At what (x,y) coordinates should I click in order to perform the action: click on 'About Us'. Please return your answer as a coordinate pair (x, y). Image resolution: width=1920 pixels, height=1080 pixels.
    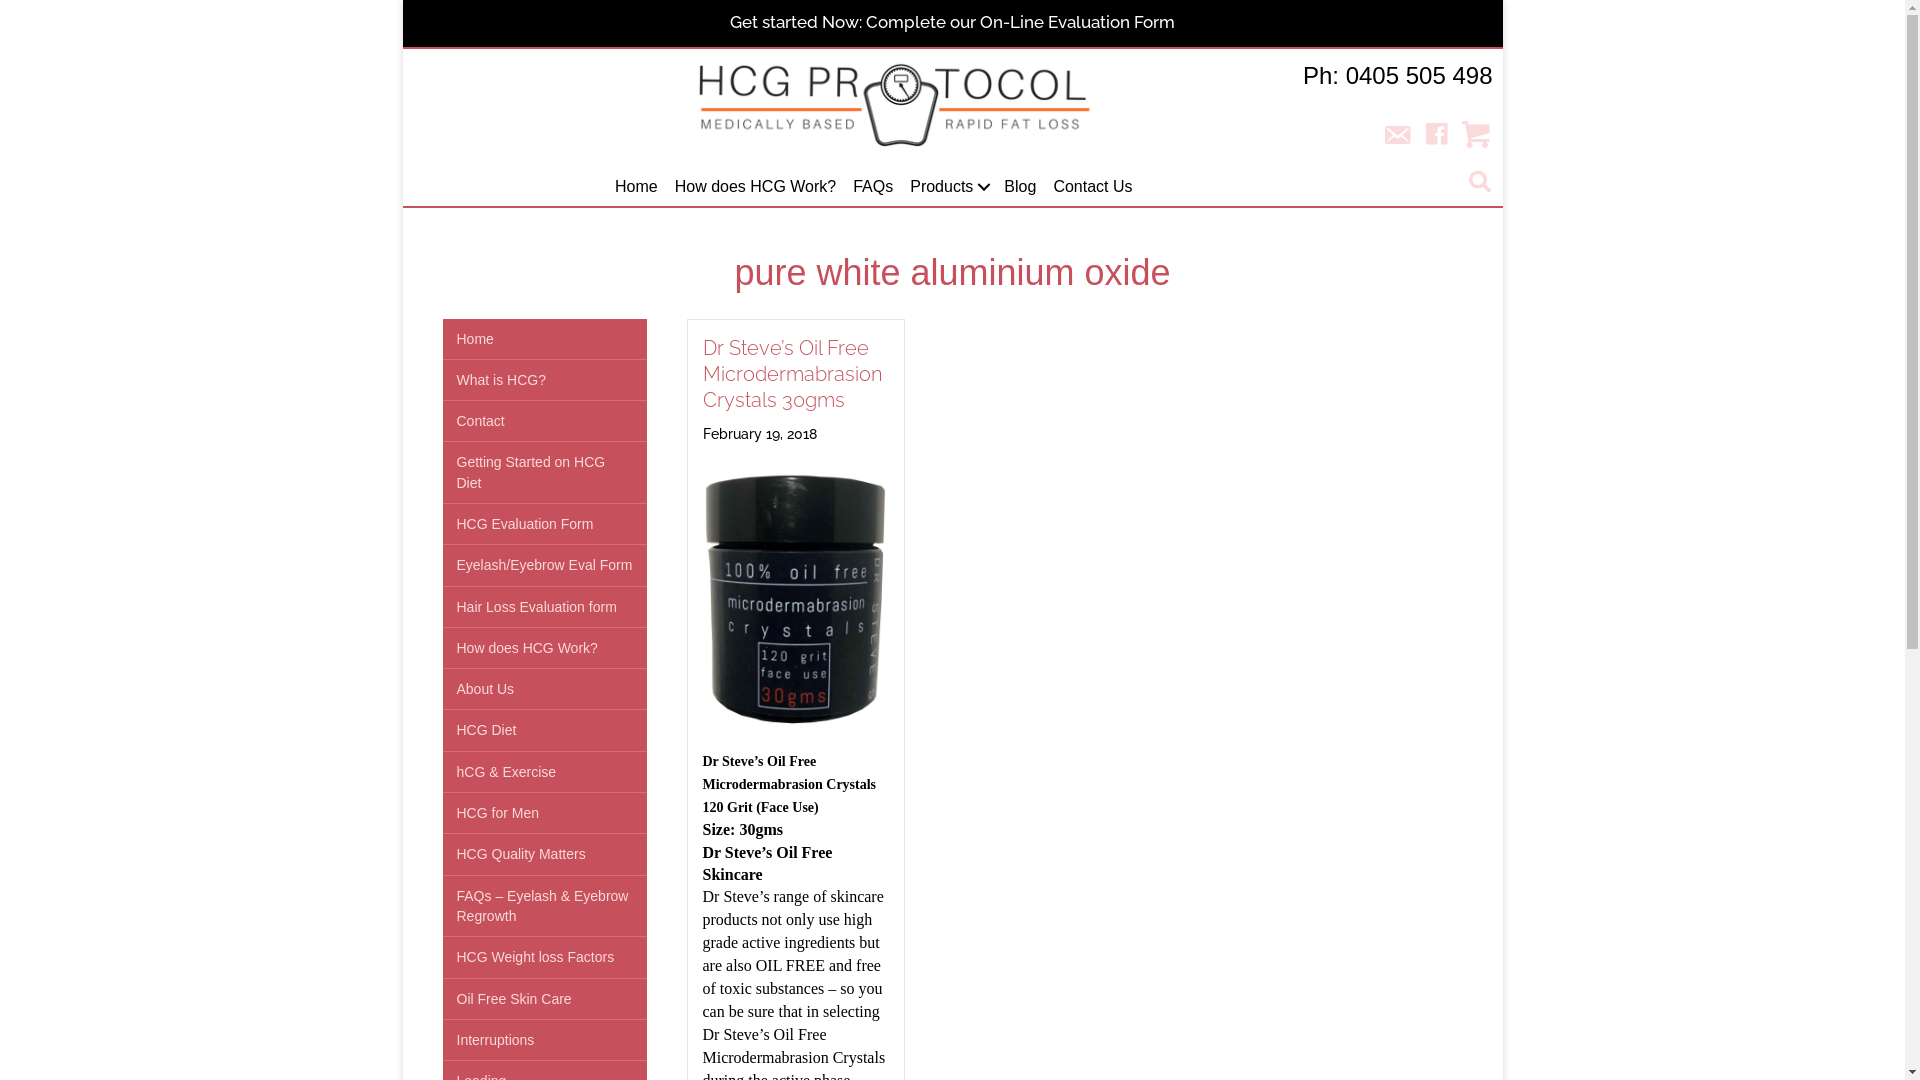
    Looking at the image, I should click on (440, 688).